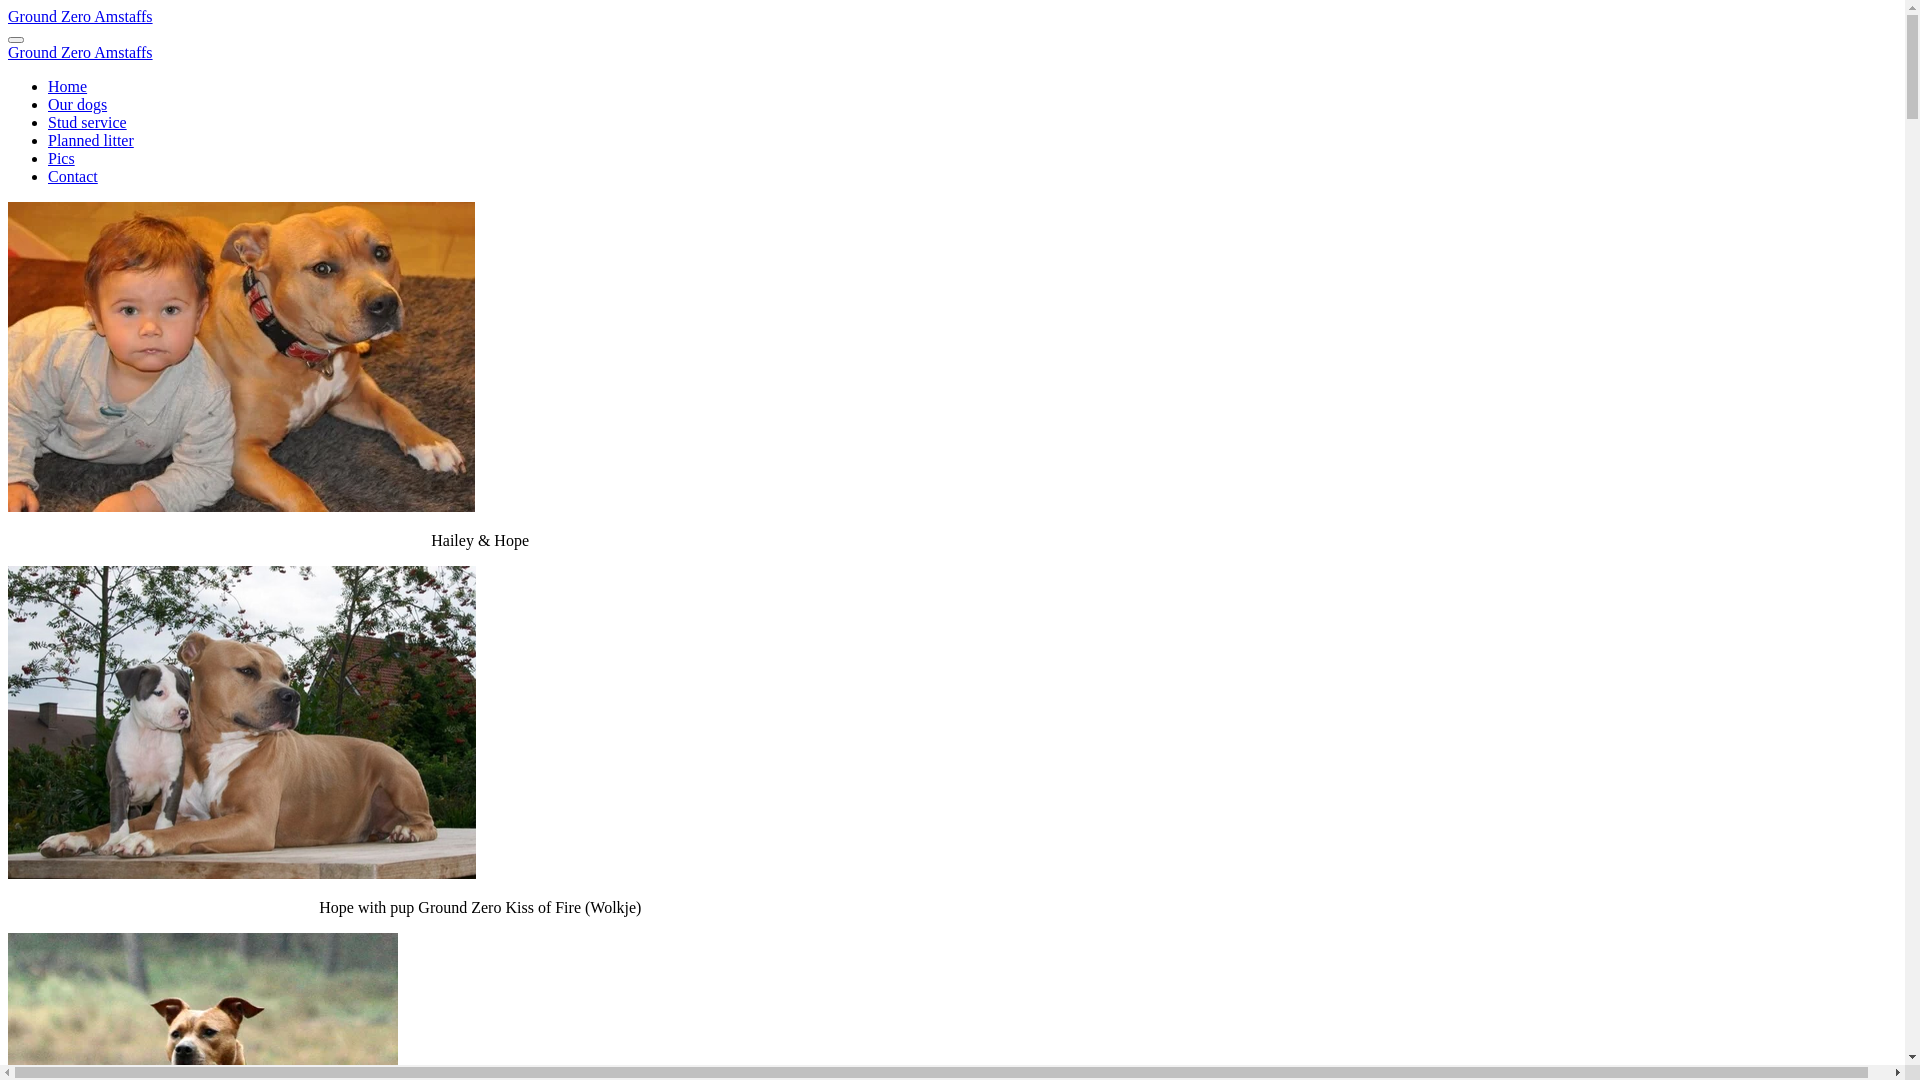  What do you see at coordinates (77, 104) in the screenshot?
I see `'Our dogs'` at bounding box center [77, 104].